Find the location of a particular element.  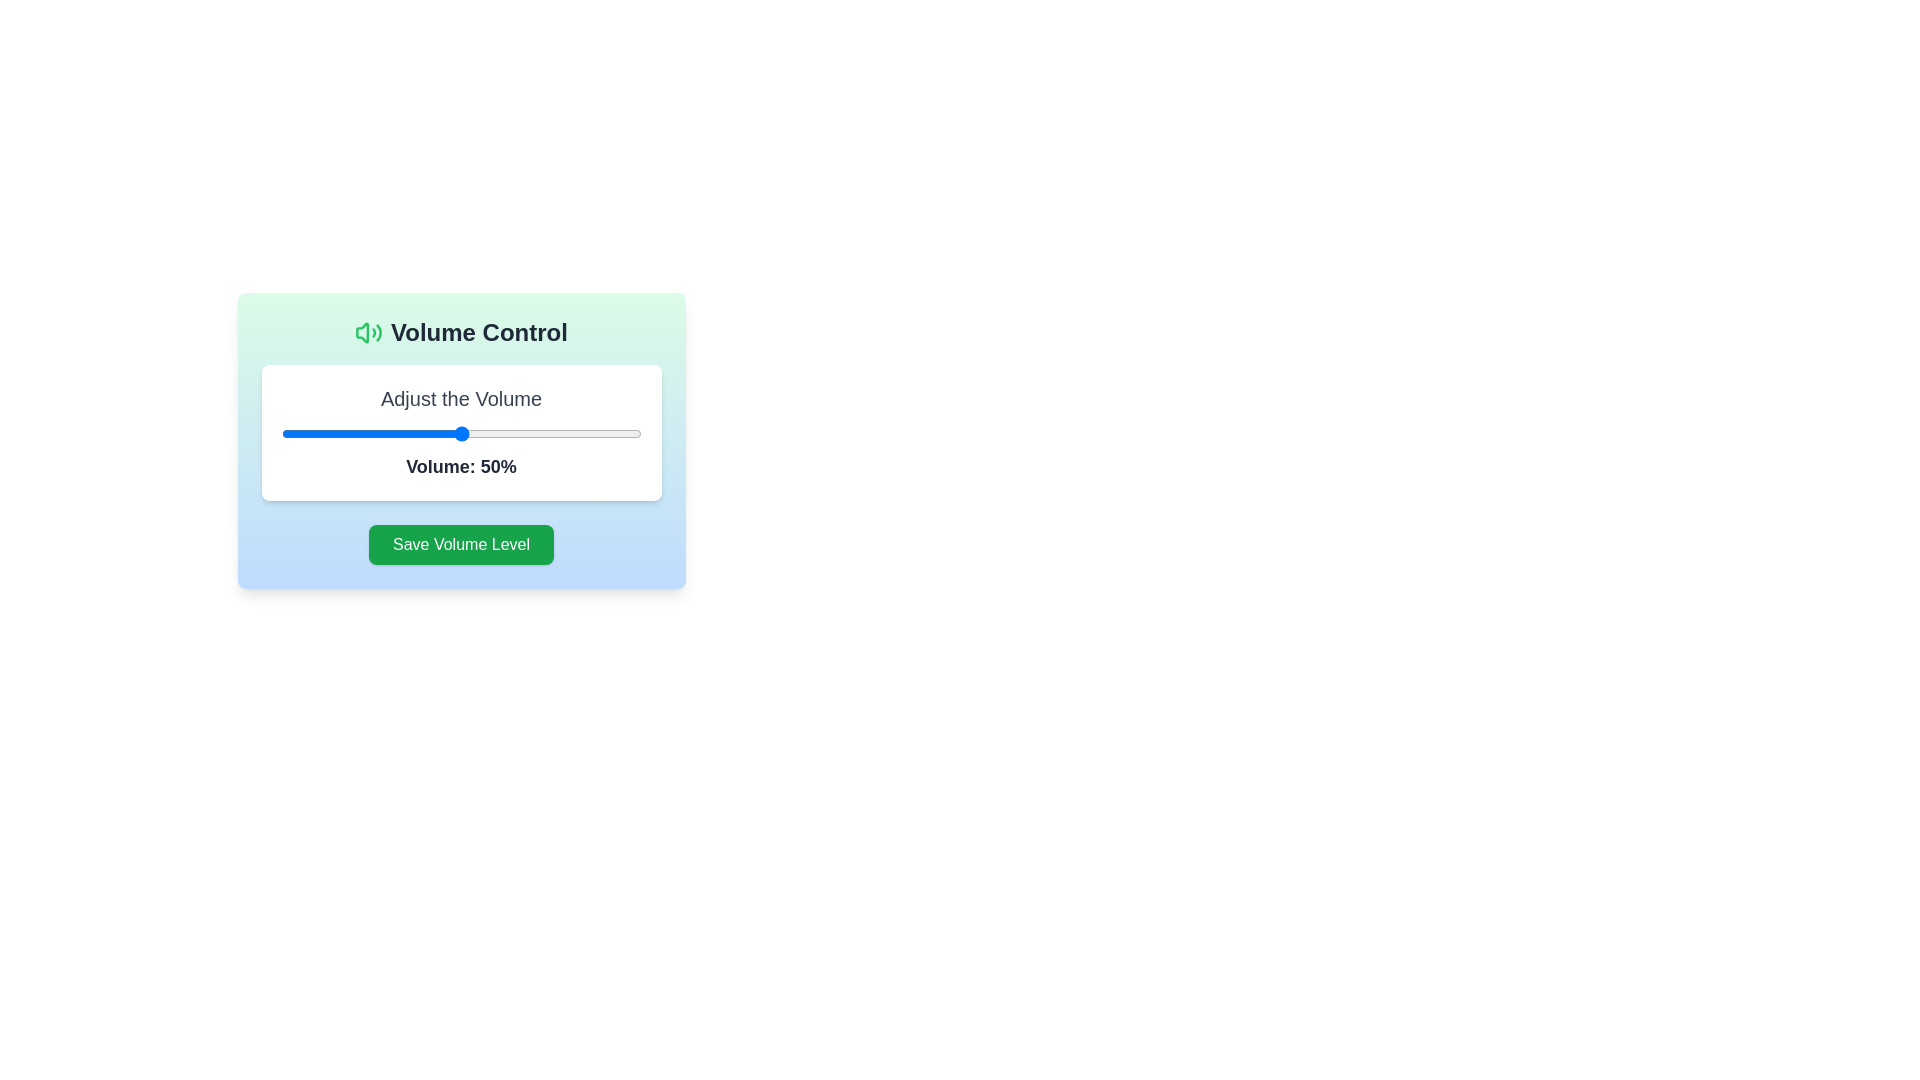

the volume slider to set the volume to 54% is located at coordinates (474, 433).